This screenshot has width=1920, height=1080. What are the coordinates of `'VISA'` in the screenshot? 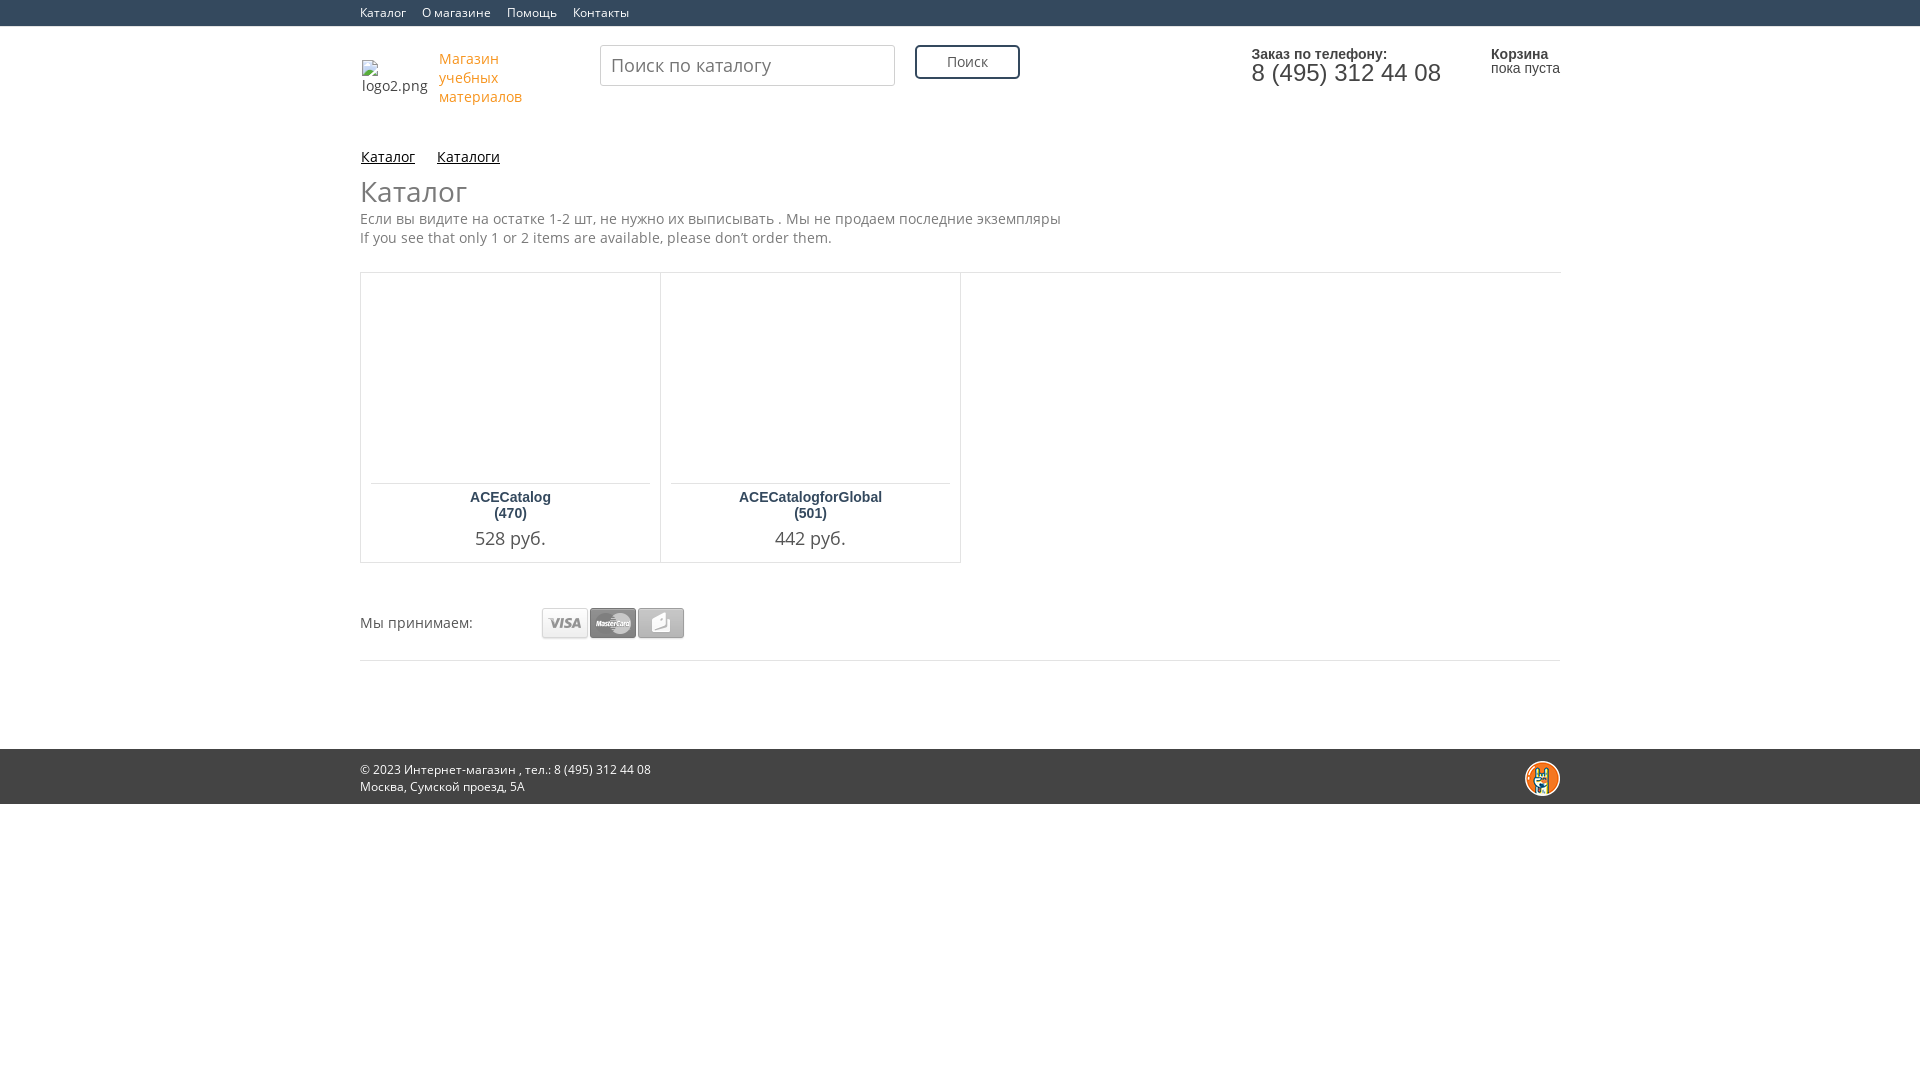 It's located at (541, 623).